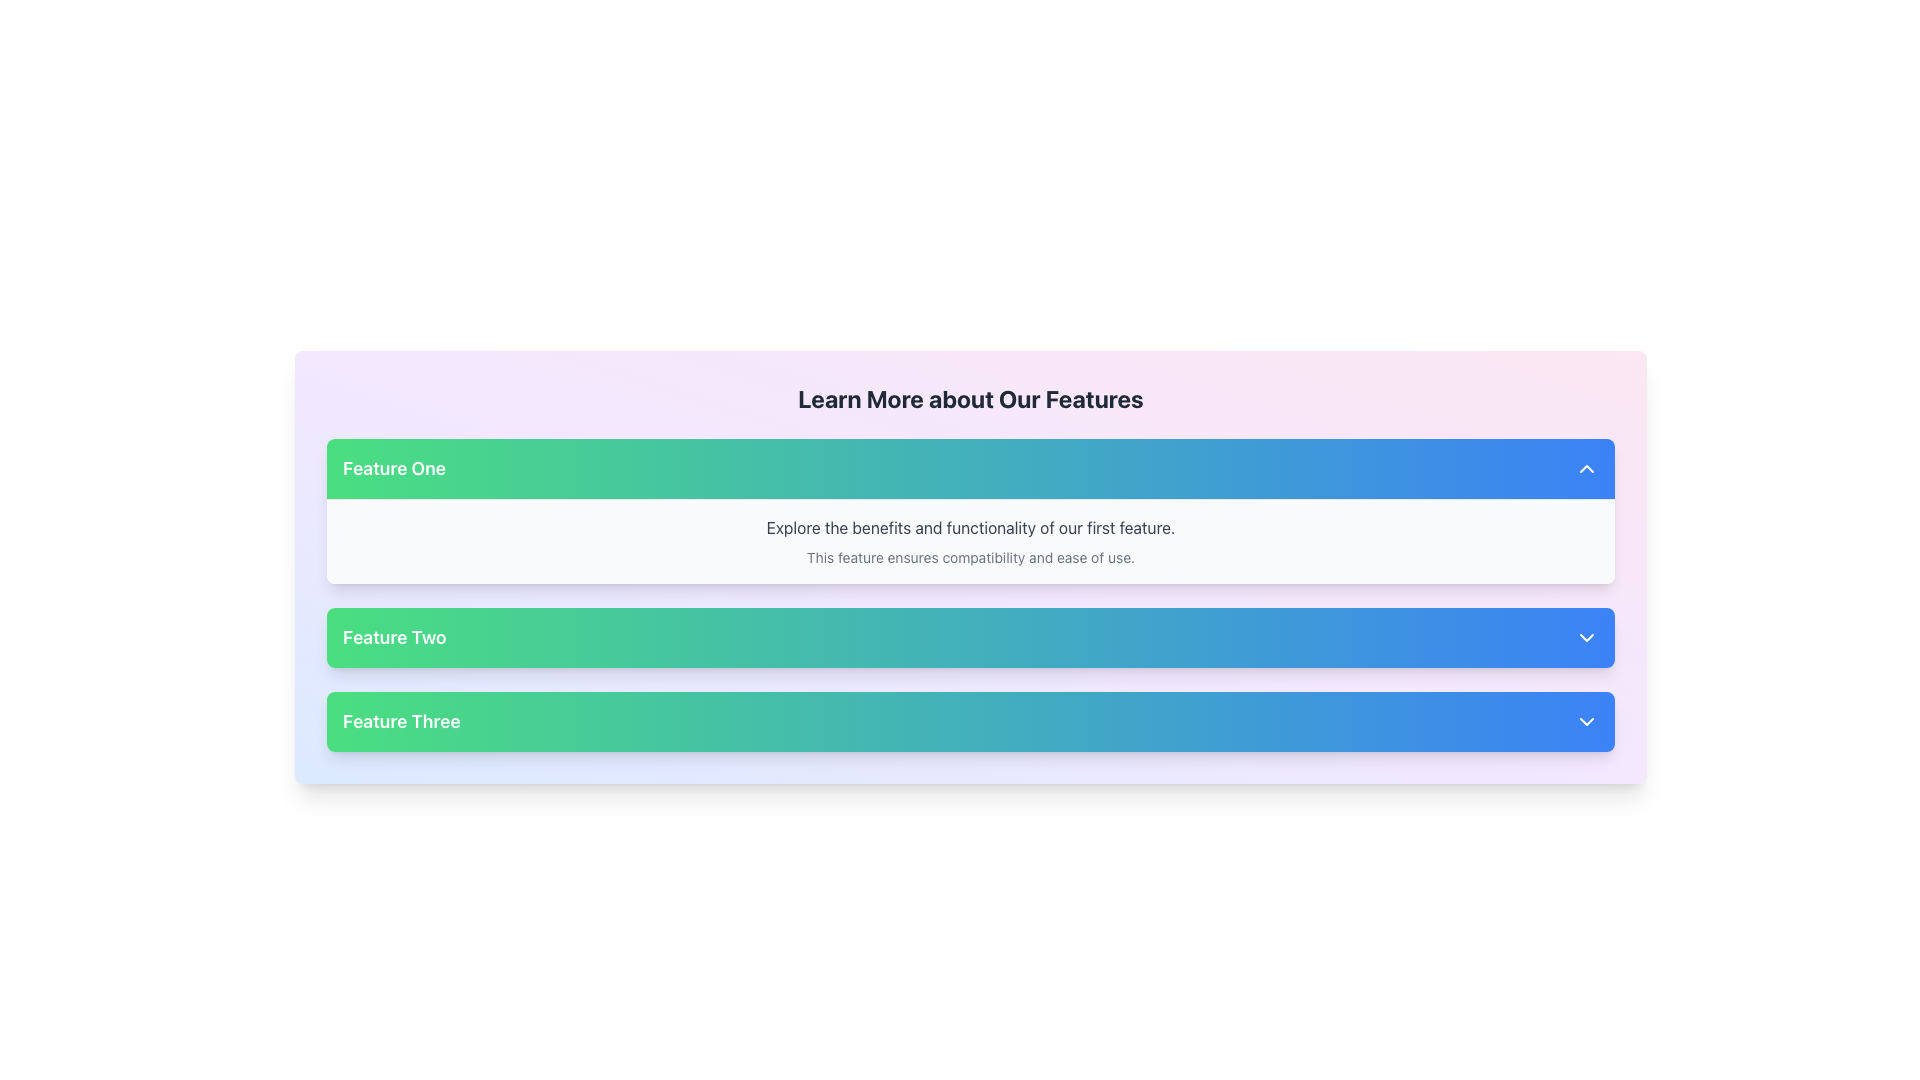 The width and height of the screenshot is (1920, 1080). Describe the element at coordinates (1586, 637) in the screenshot. I see `the Chevron icon located on the rightmost area of the 'Feature Two' gradient button` at that location.